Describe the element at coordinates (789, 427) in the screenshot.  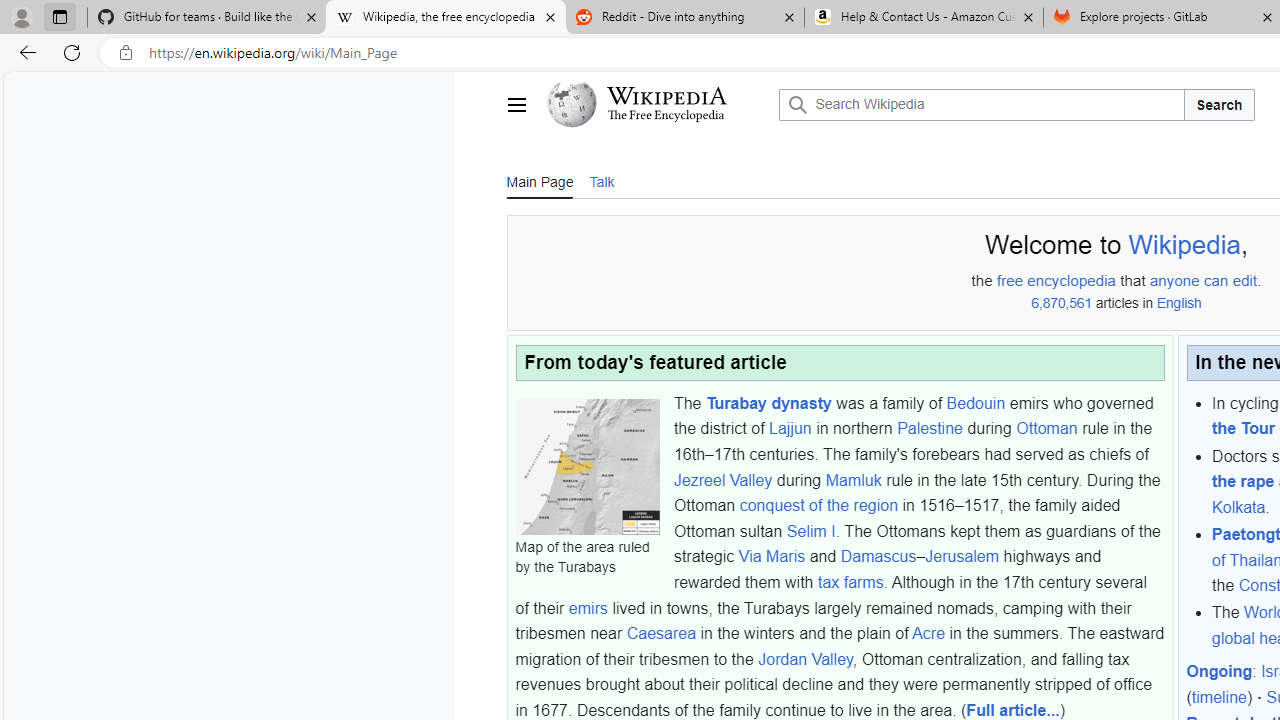
I see `'Lajjun'` at that location.